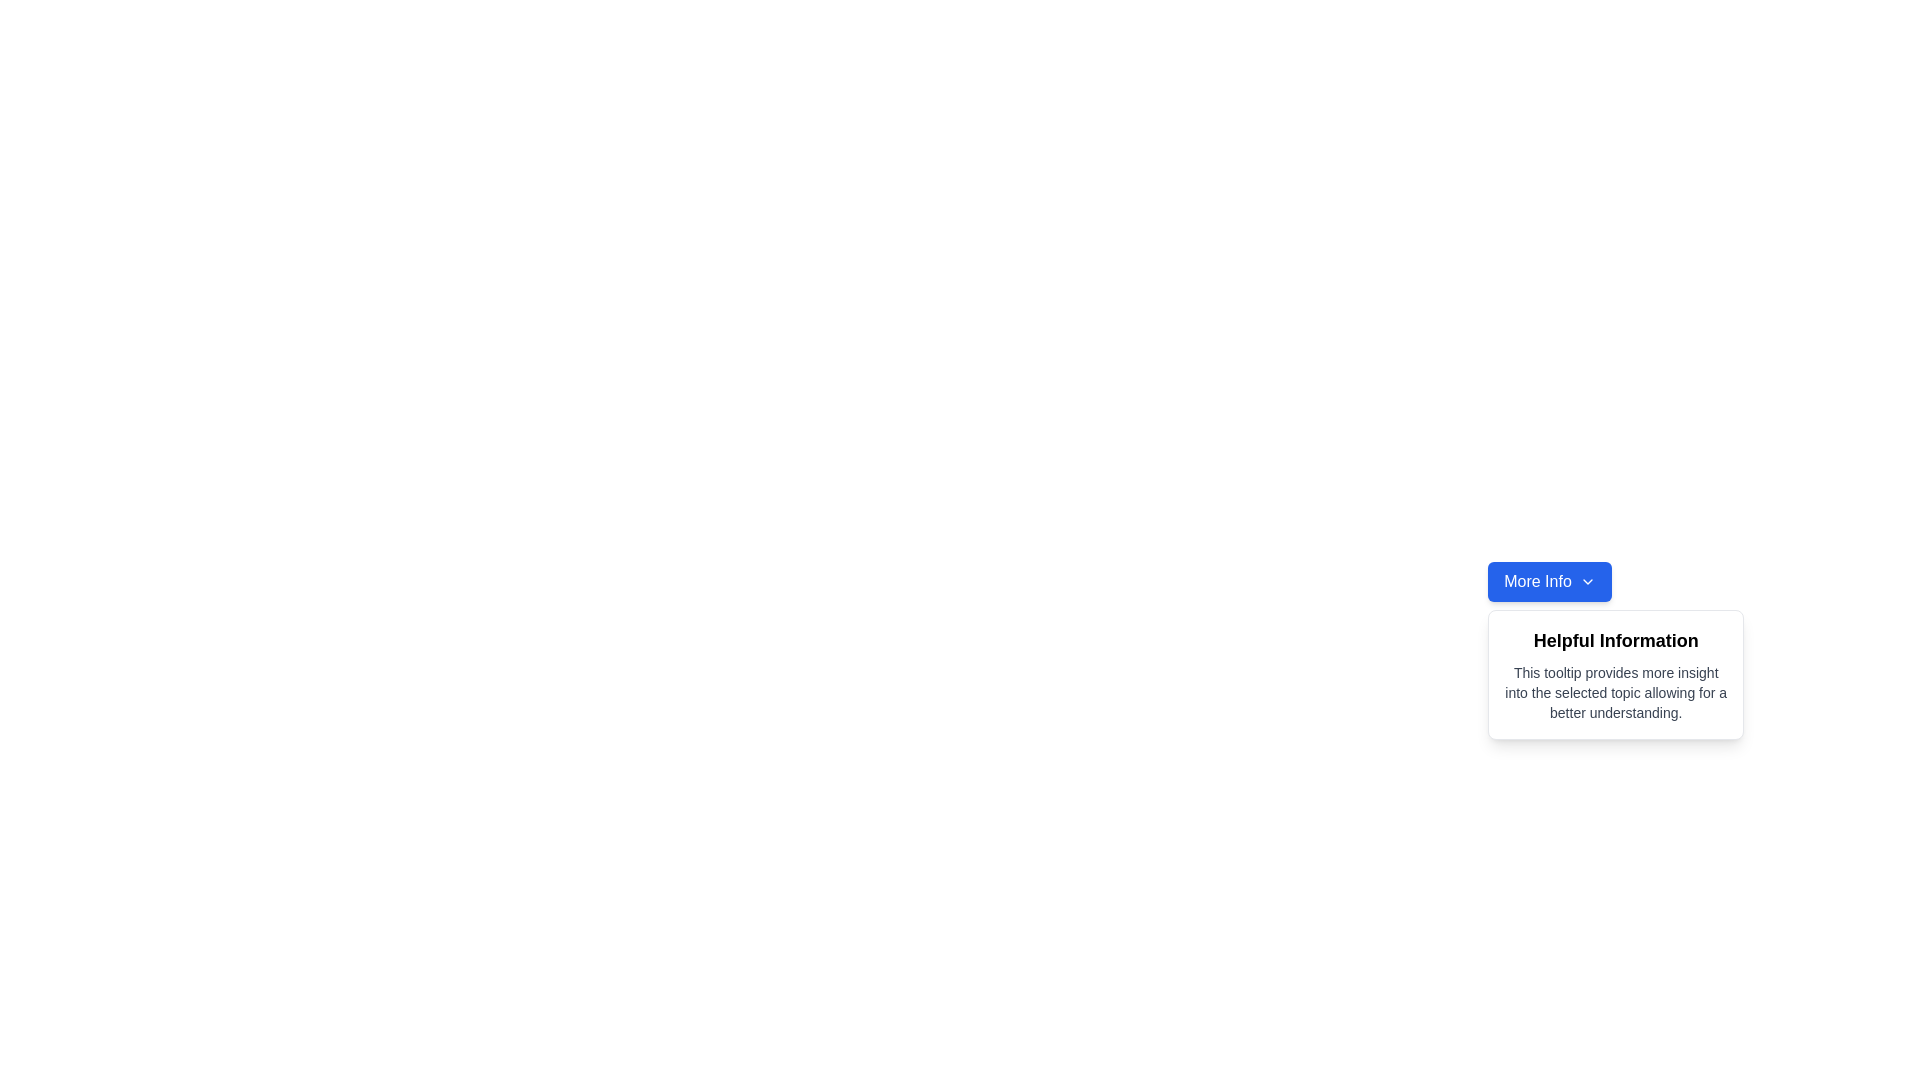 Image resolution: width=1920 pixels, height=1080 pixels. I want to click on the tooltip with a white background and rounded corners located below the 'More Info' button, so click(1549, 708).